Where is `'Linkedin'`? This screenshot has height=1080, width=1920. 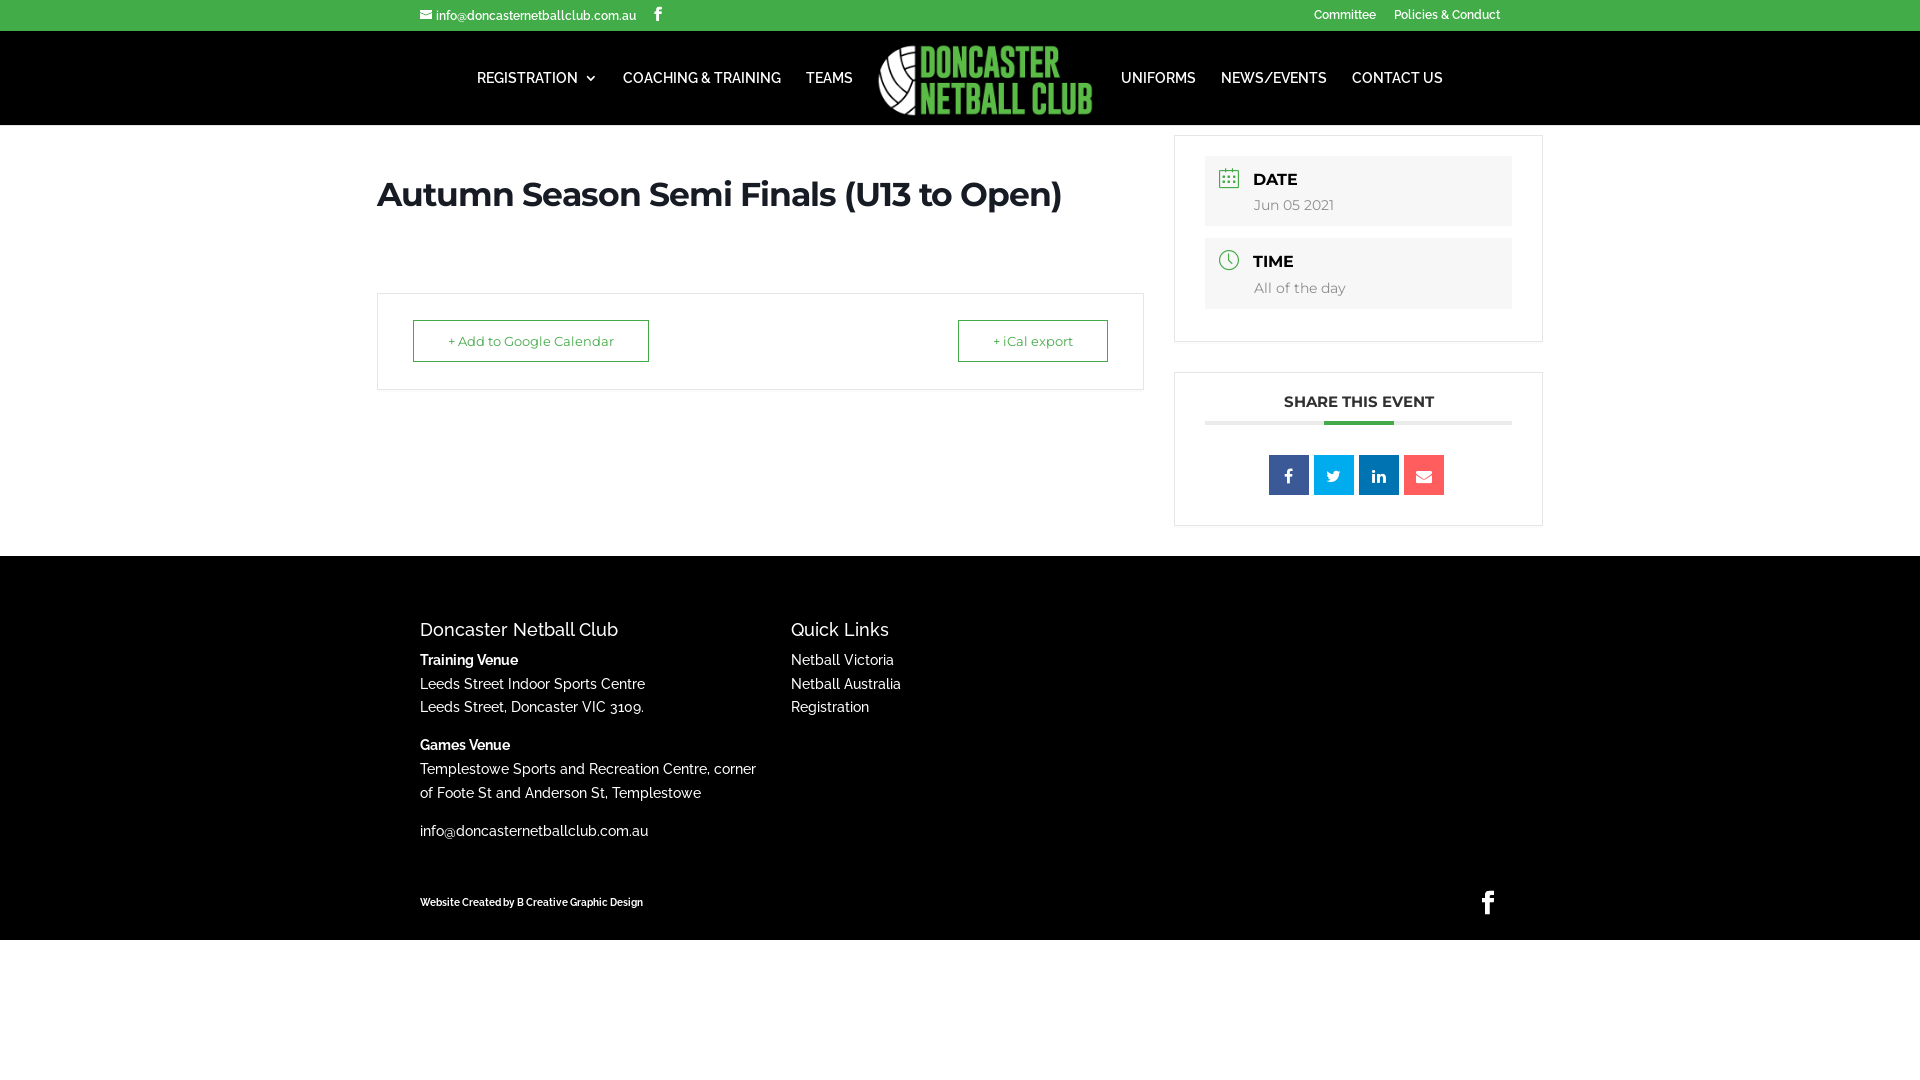
'Linkedin' is located at coordinates (1377, 474).